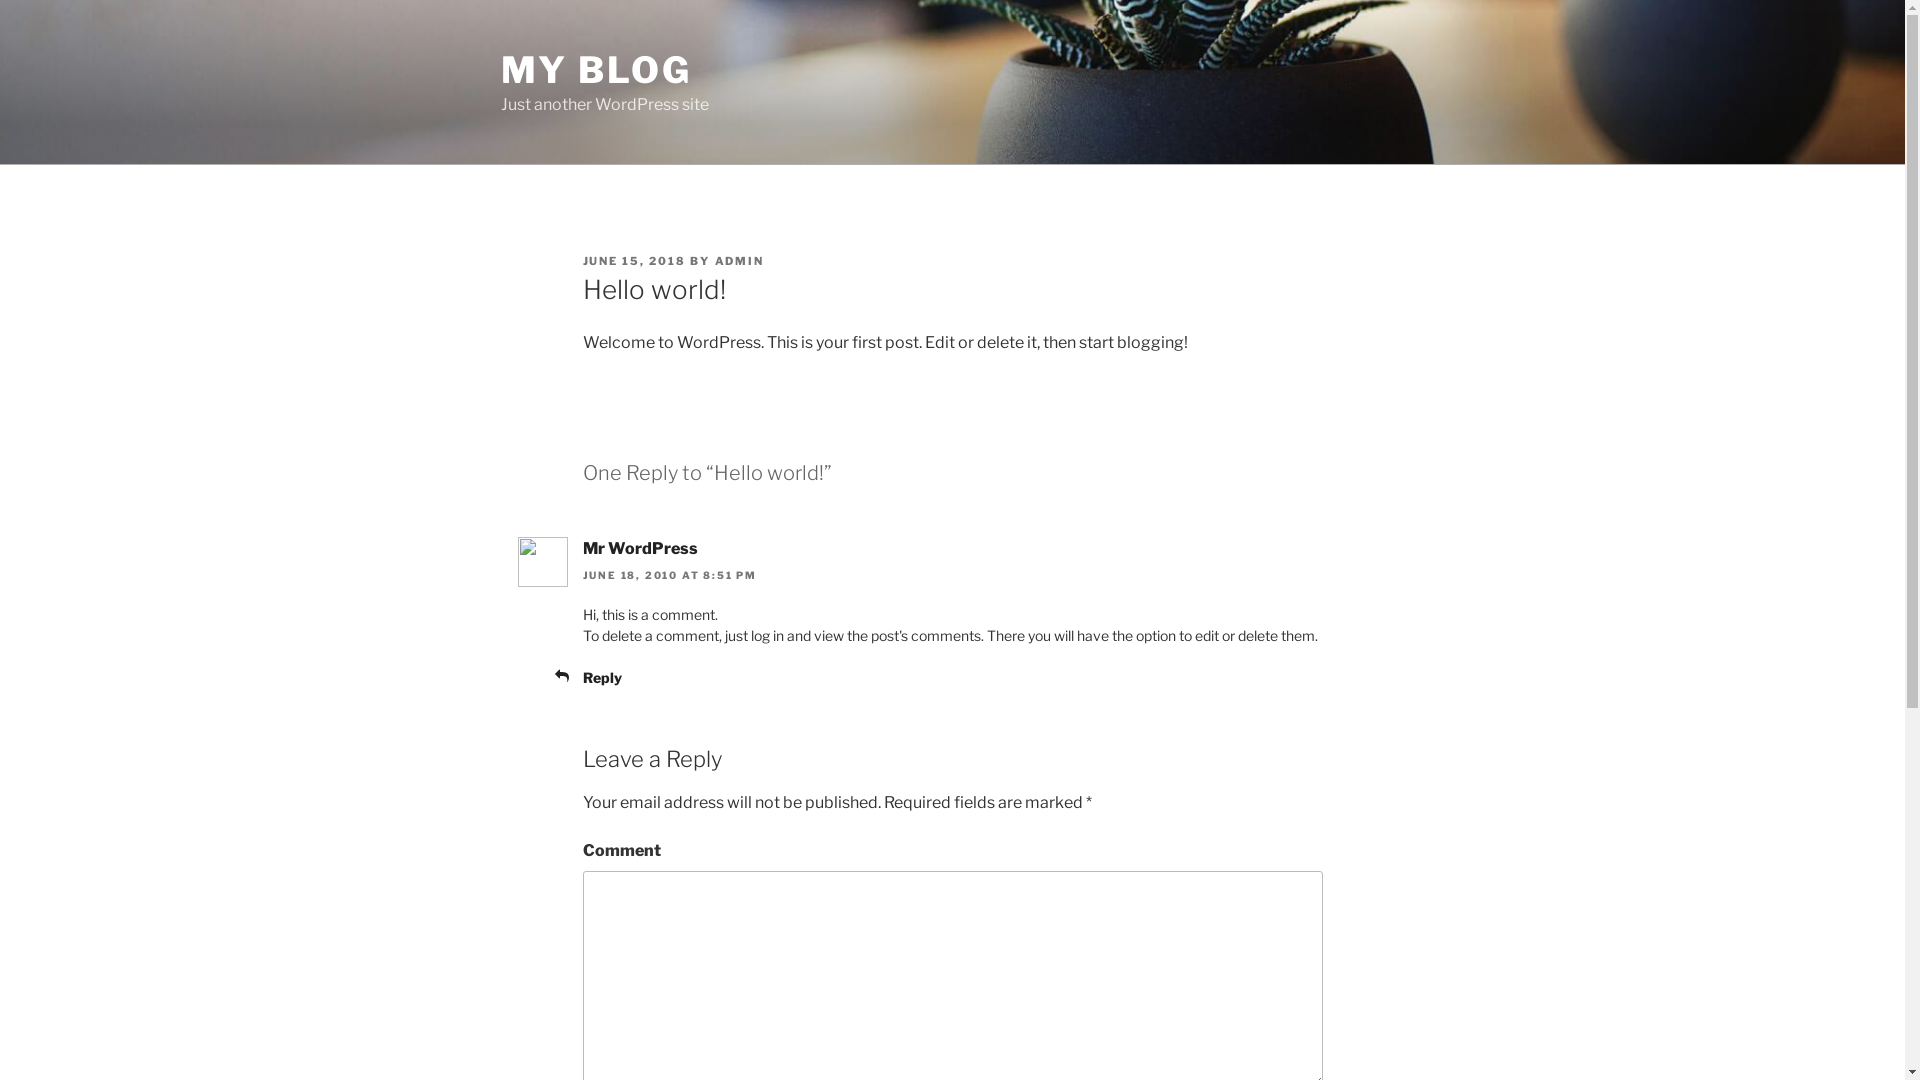 The width and height of the screenshot is (1920, 1080). Describe the element at coordinates (632, 260) in the screenshot. I see `'JUNE 15, 2018'` at that location.